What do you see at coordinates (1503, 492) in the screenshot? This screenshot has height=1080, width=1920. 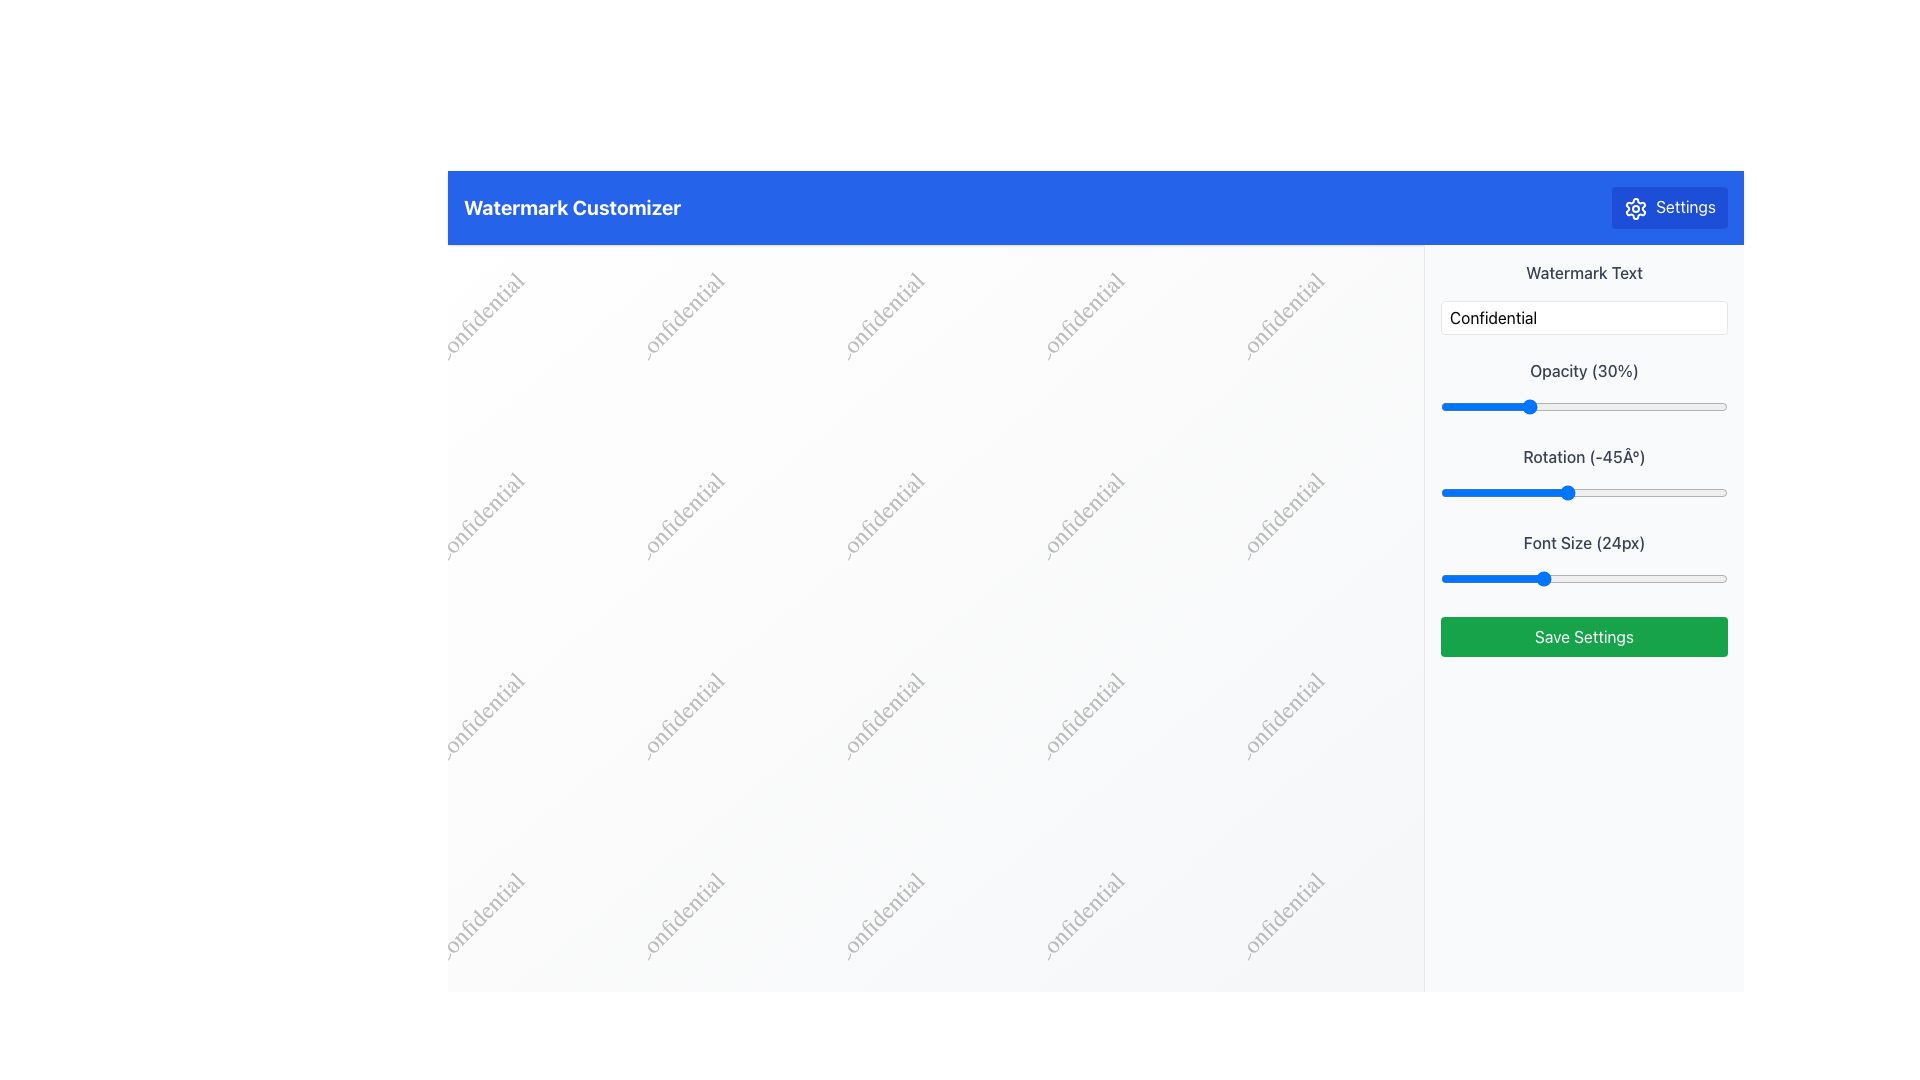 I see `rotation` at bounding box center [1503, 492].